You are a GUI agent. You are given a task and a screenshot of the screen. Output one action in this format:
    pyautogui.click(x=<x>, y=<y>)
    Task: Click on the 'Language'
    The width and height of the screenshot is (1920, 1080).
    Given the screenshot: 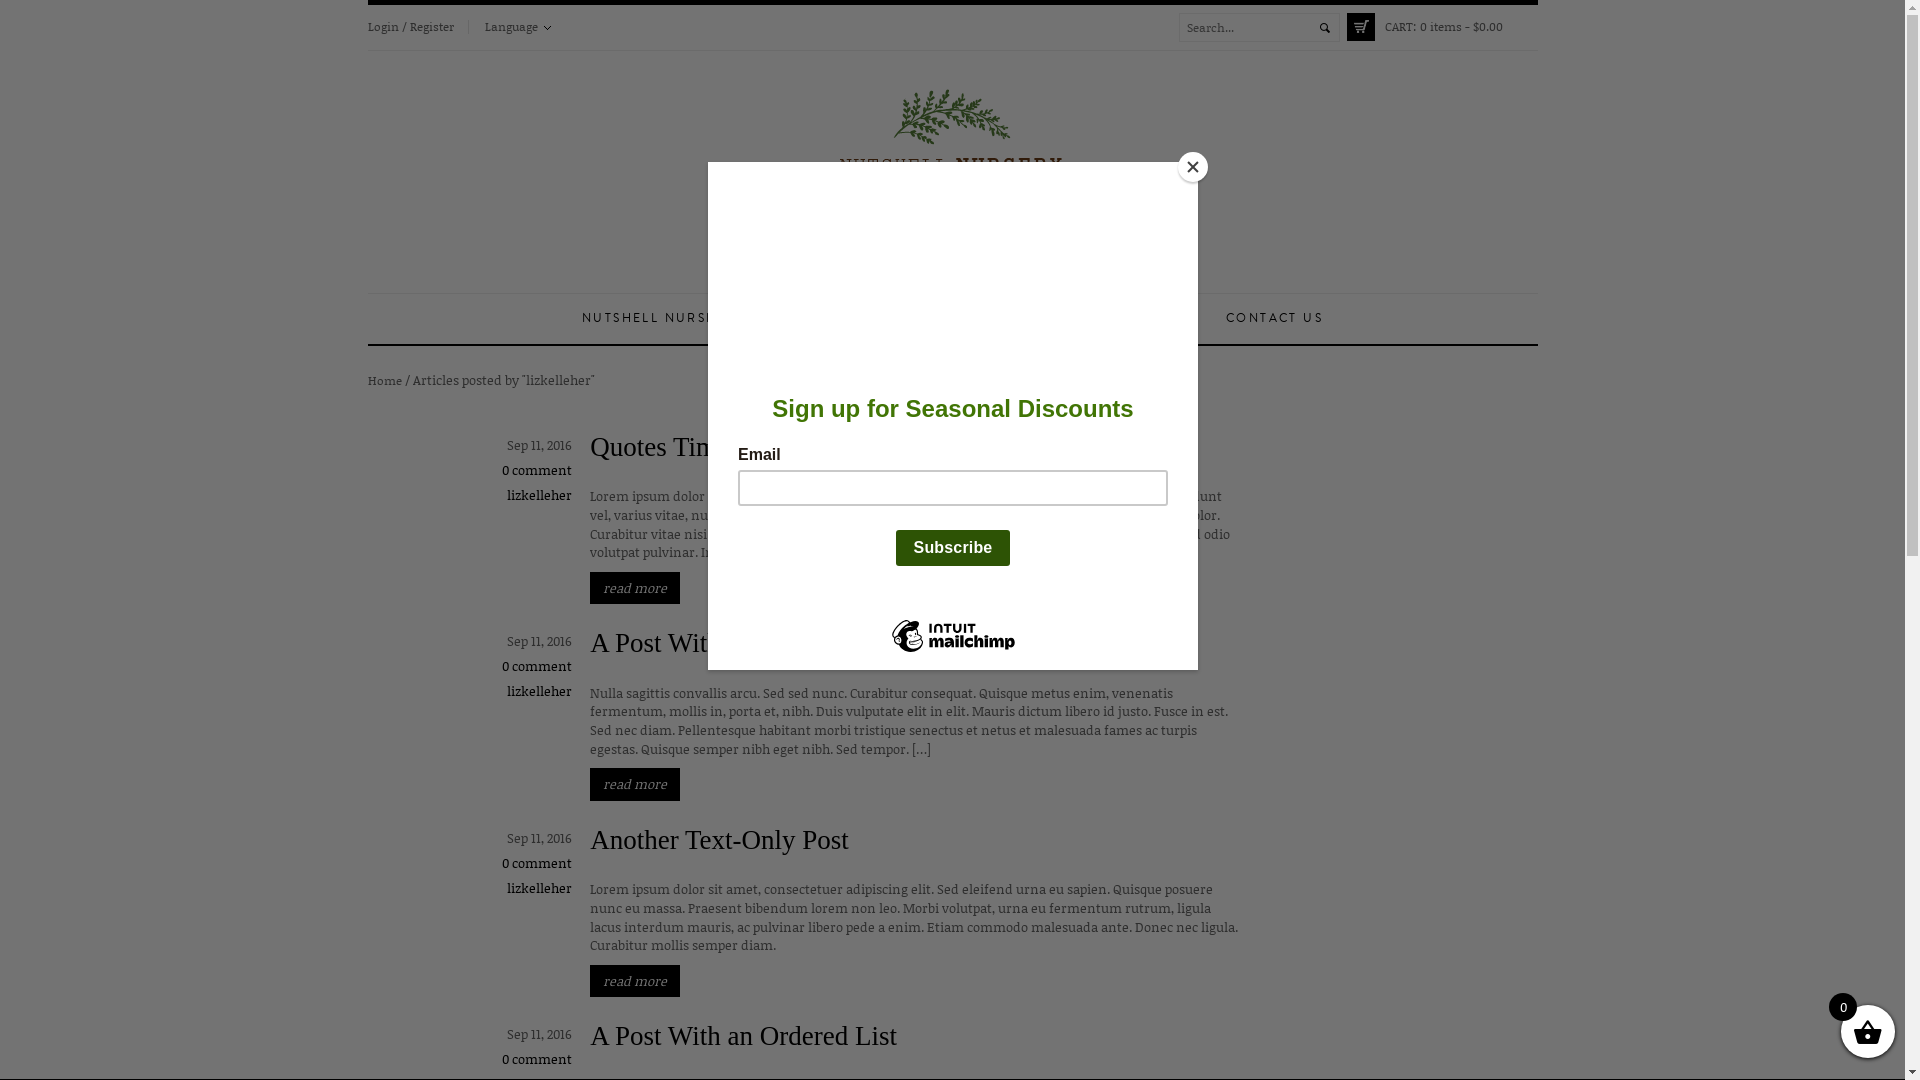 What is the action you would take?
    pyautogui.click(x=473, y=27)
    